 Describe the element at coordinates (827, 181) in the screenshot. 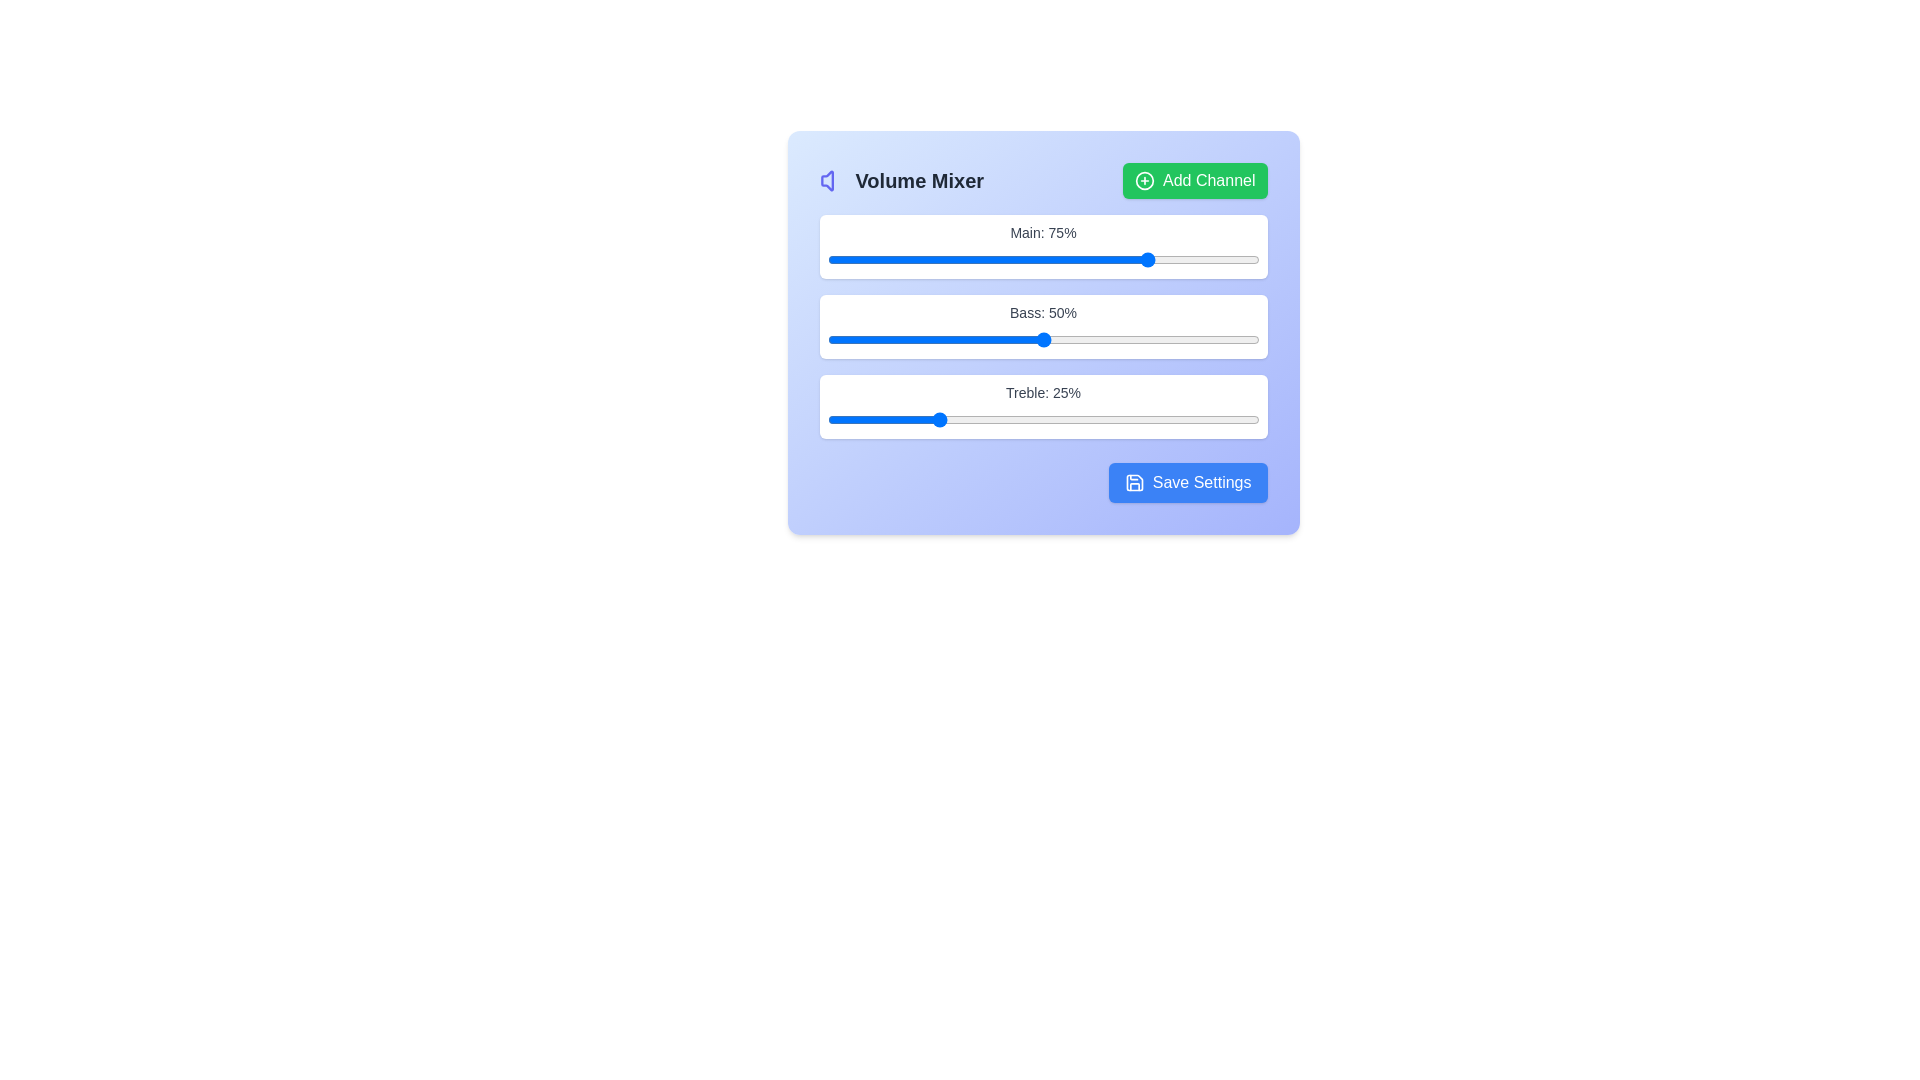

I see `the volume icon located at the top left corner of the interface` at that location.